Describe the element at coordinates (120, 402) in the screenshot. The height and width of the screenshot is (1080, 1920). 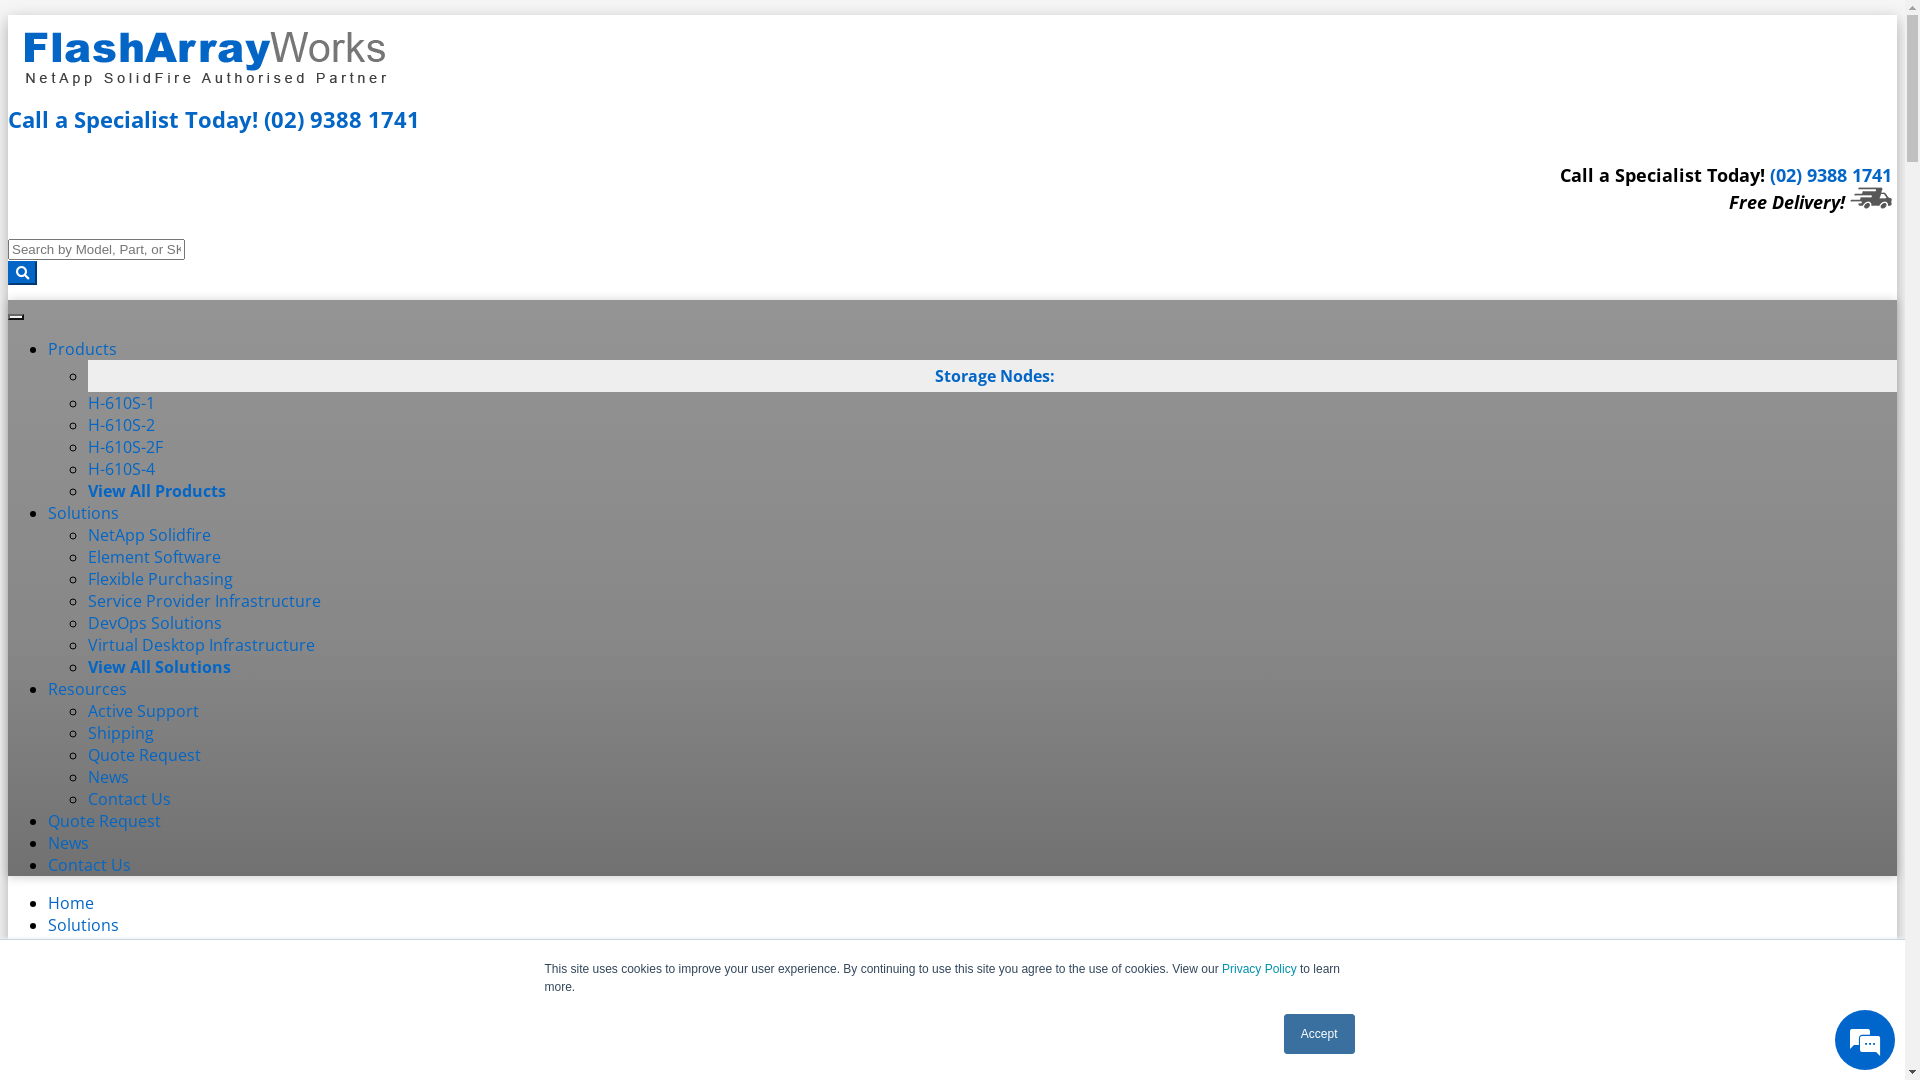
I see `'H-610S-1'` at that location.